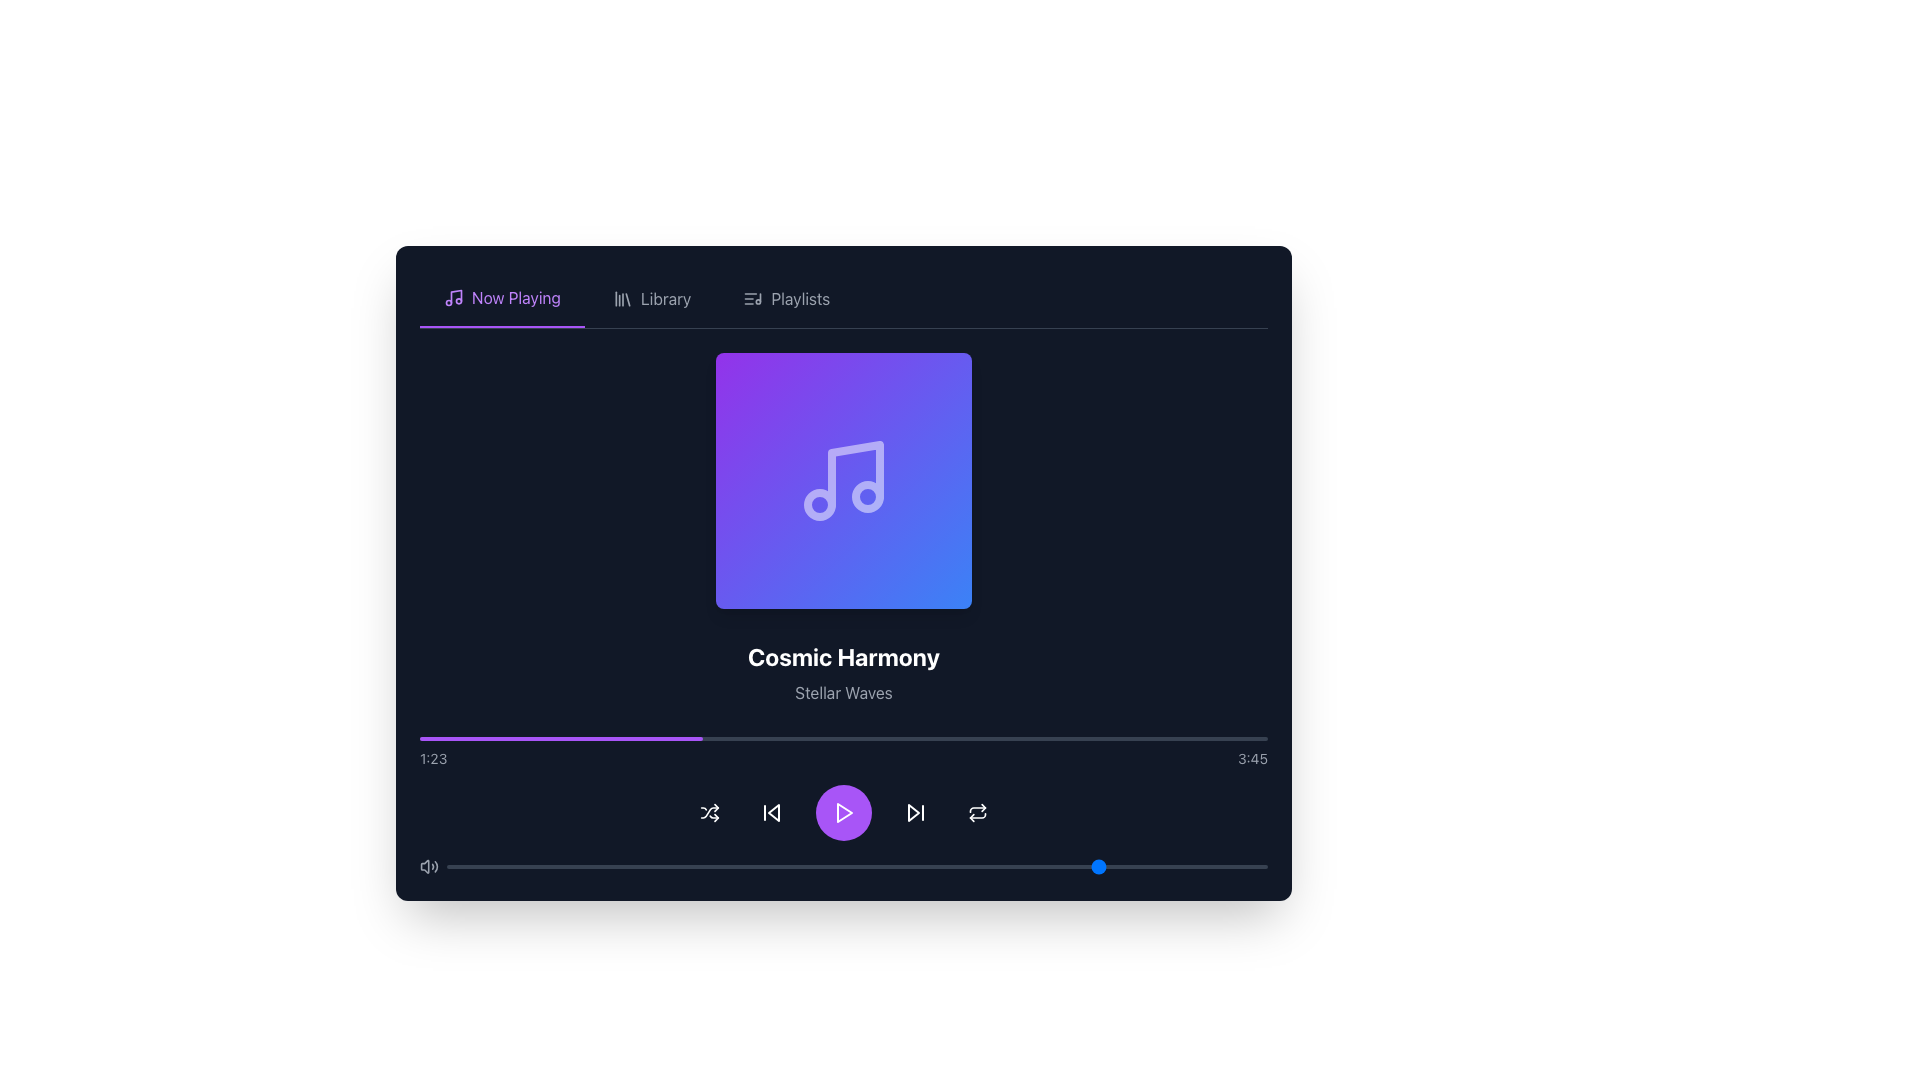 The image size is (1920, 1080). I want to click on the shuffle button, which is a sleek, monochromatic icon of curved arrows forming a criss-cross pattern located in the bottom center of the interface next, so click(710, 813).